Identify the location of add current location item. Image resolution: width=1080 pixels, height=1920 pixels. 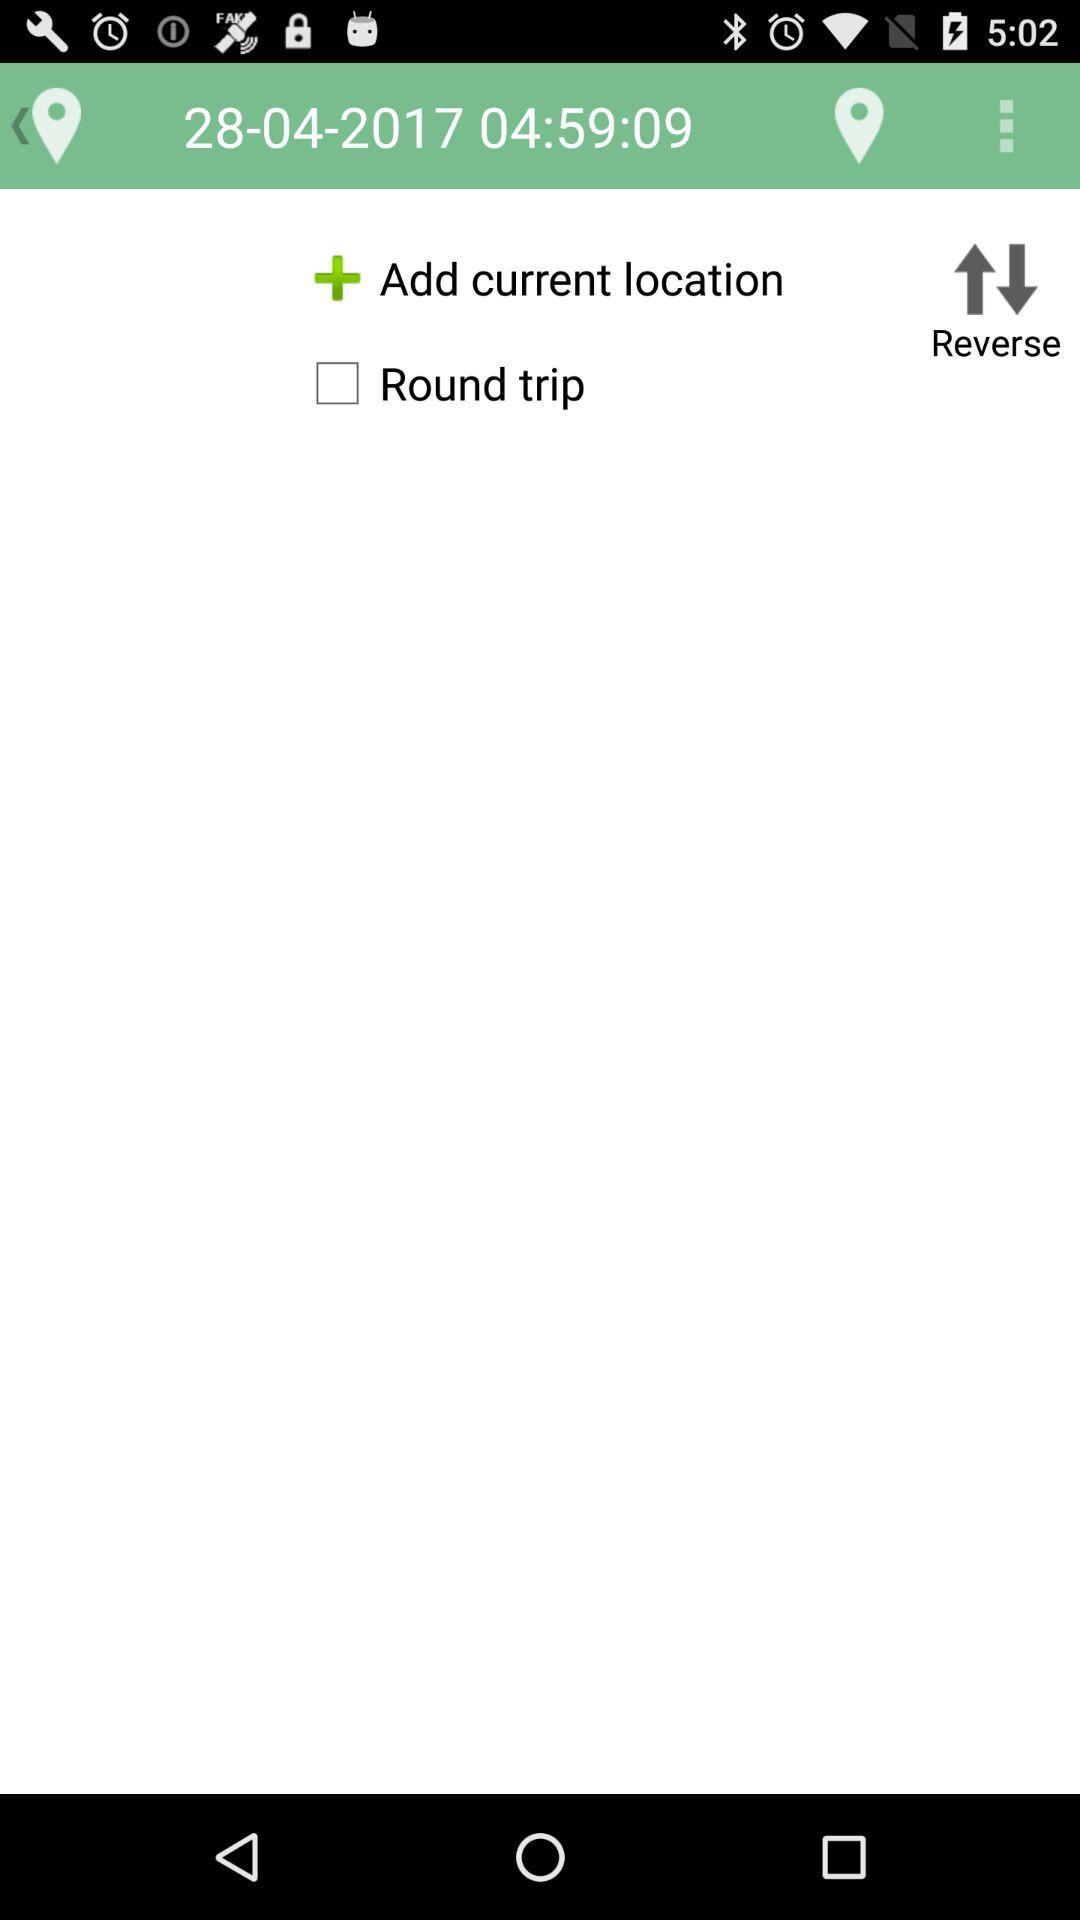
(540, 277).